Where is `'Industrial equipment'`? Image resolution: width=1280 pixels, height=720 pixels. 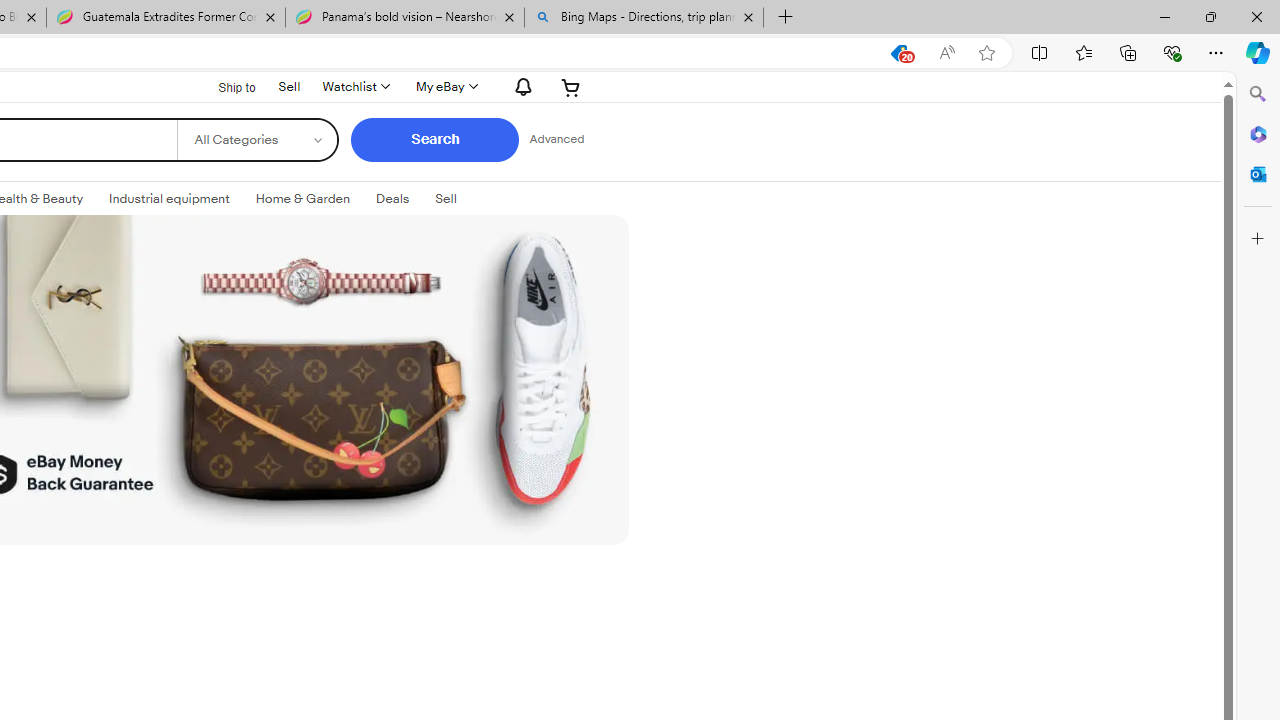 'Industrial equipment' is located at coordinates (169, 199).